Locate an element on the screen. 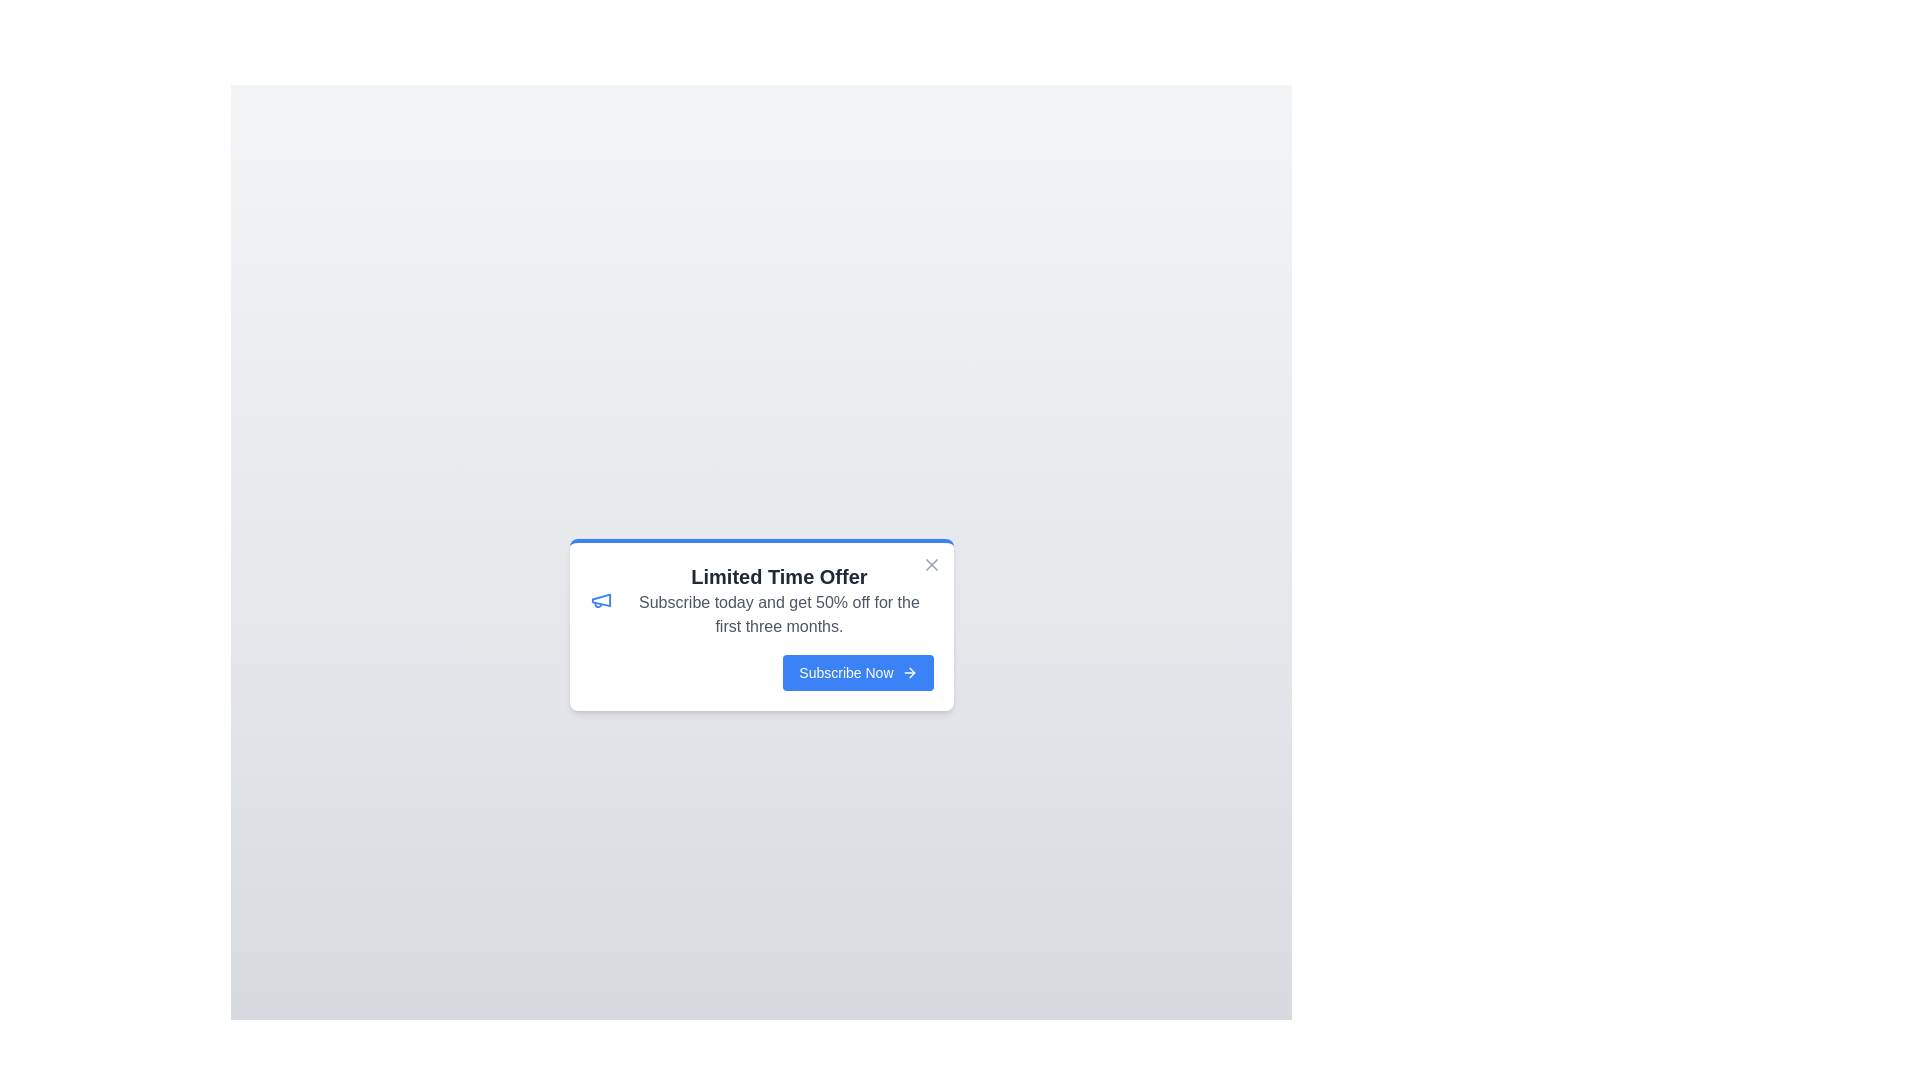 The width and height of the screenshot is (1920, 1080). the 'X' button to close the alert is located at coordinates (930, 564).